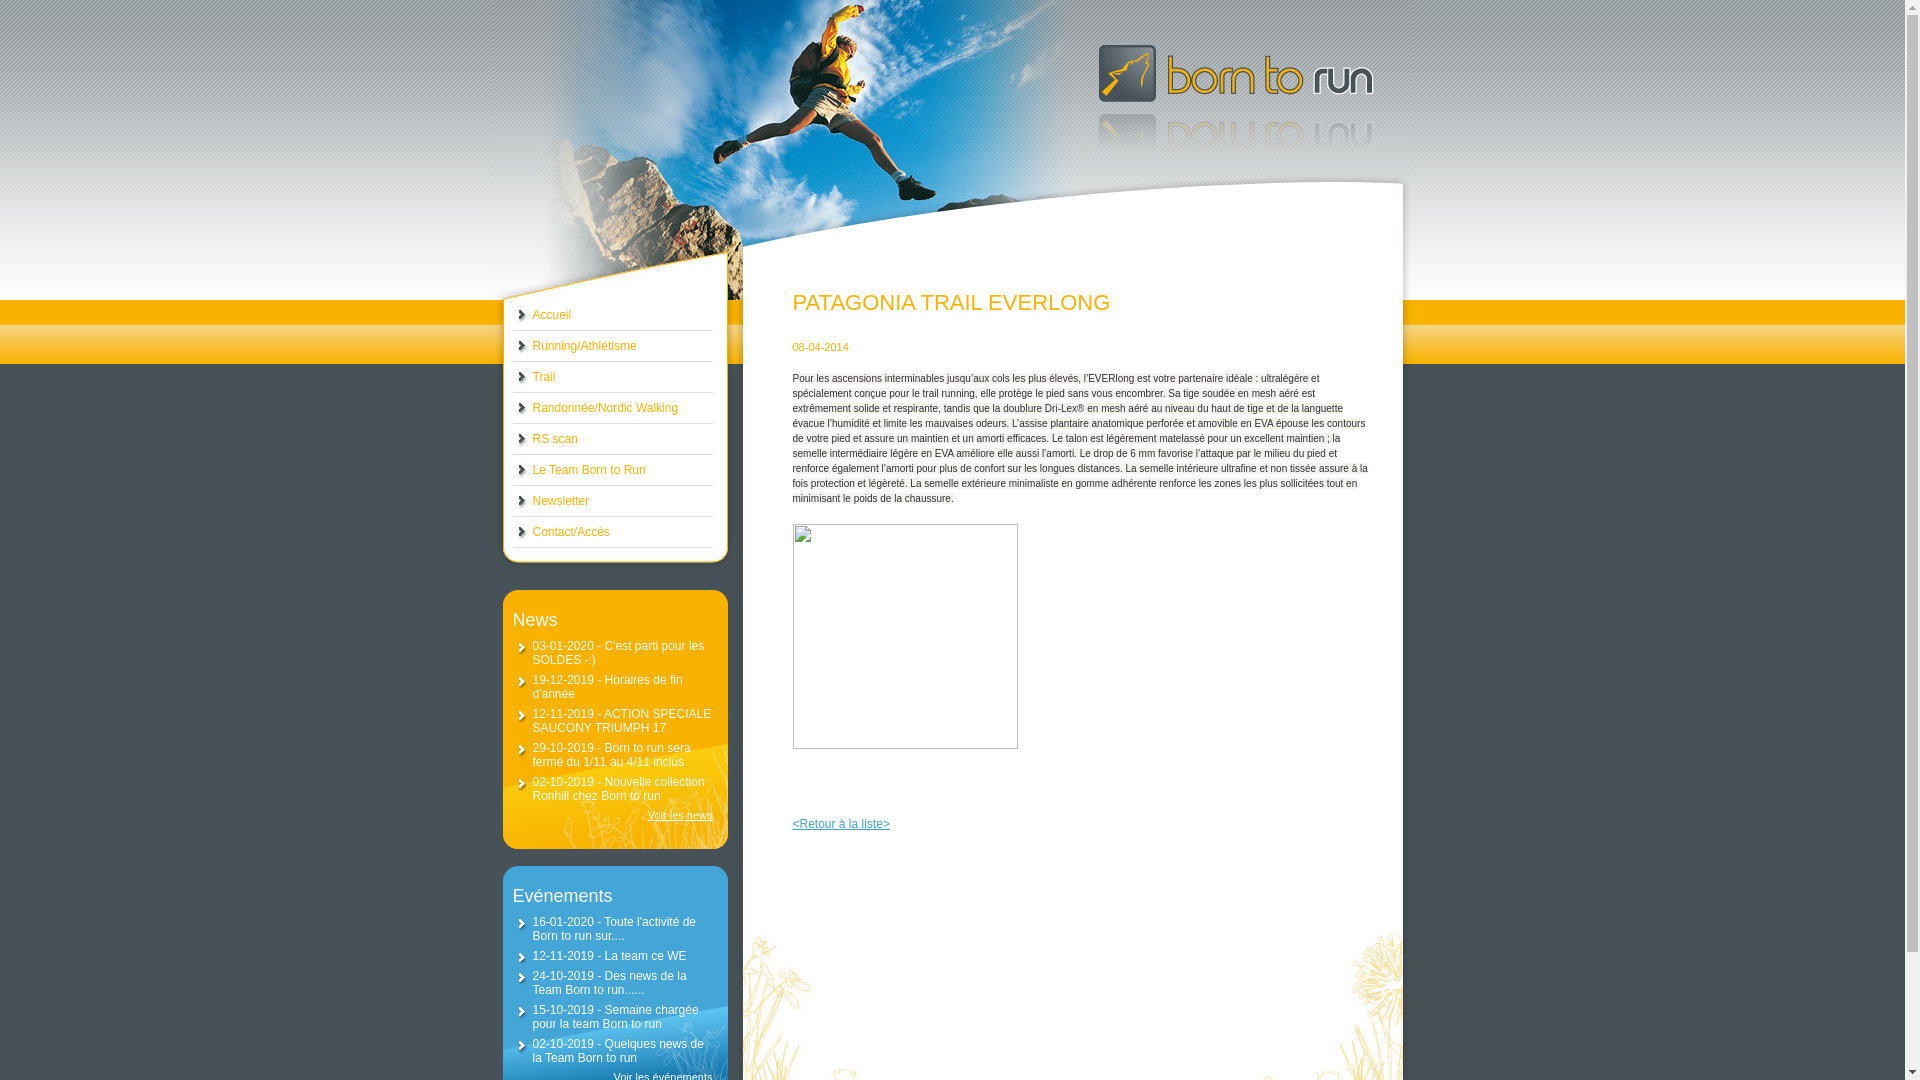  What do you see at coordinates (617, 788) in the screenshot?
I see `'02-10-2019 - Nouvelle collection Ronhill chez Born to run'` at bounding box center [617, 788].